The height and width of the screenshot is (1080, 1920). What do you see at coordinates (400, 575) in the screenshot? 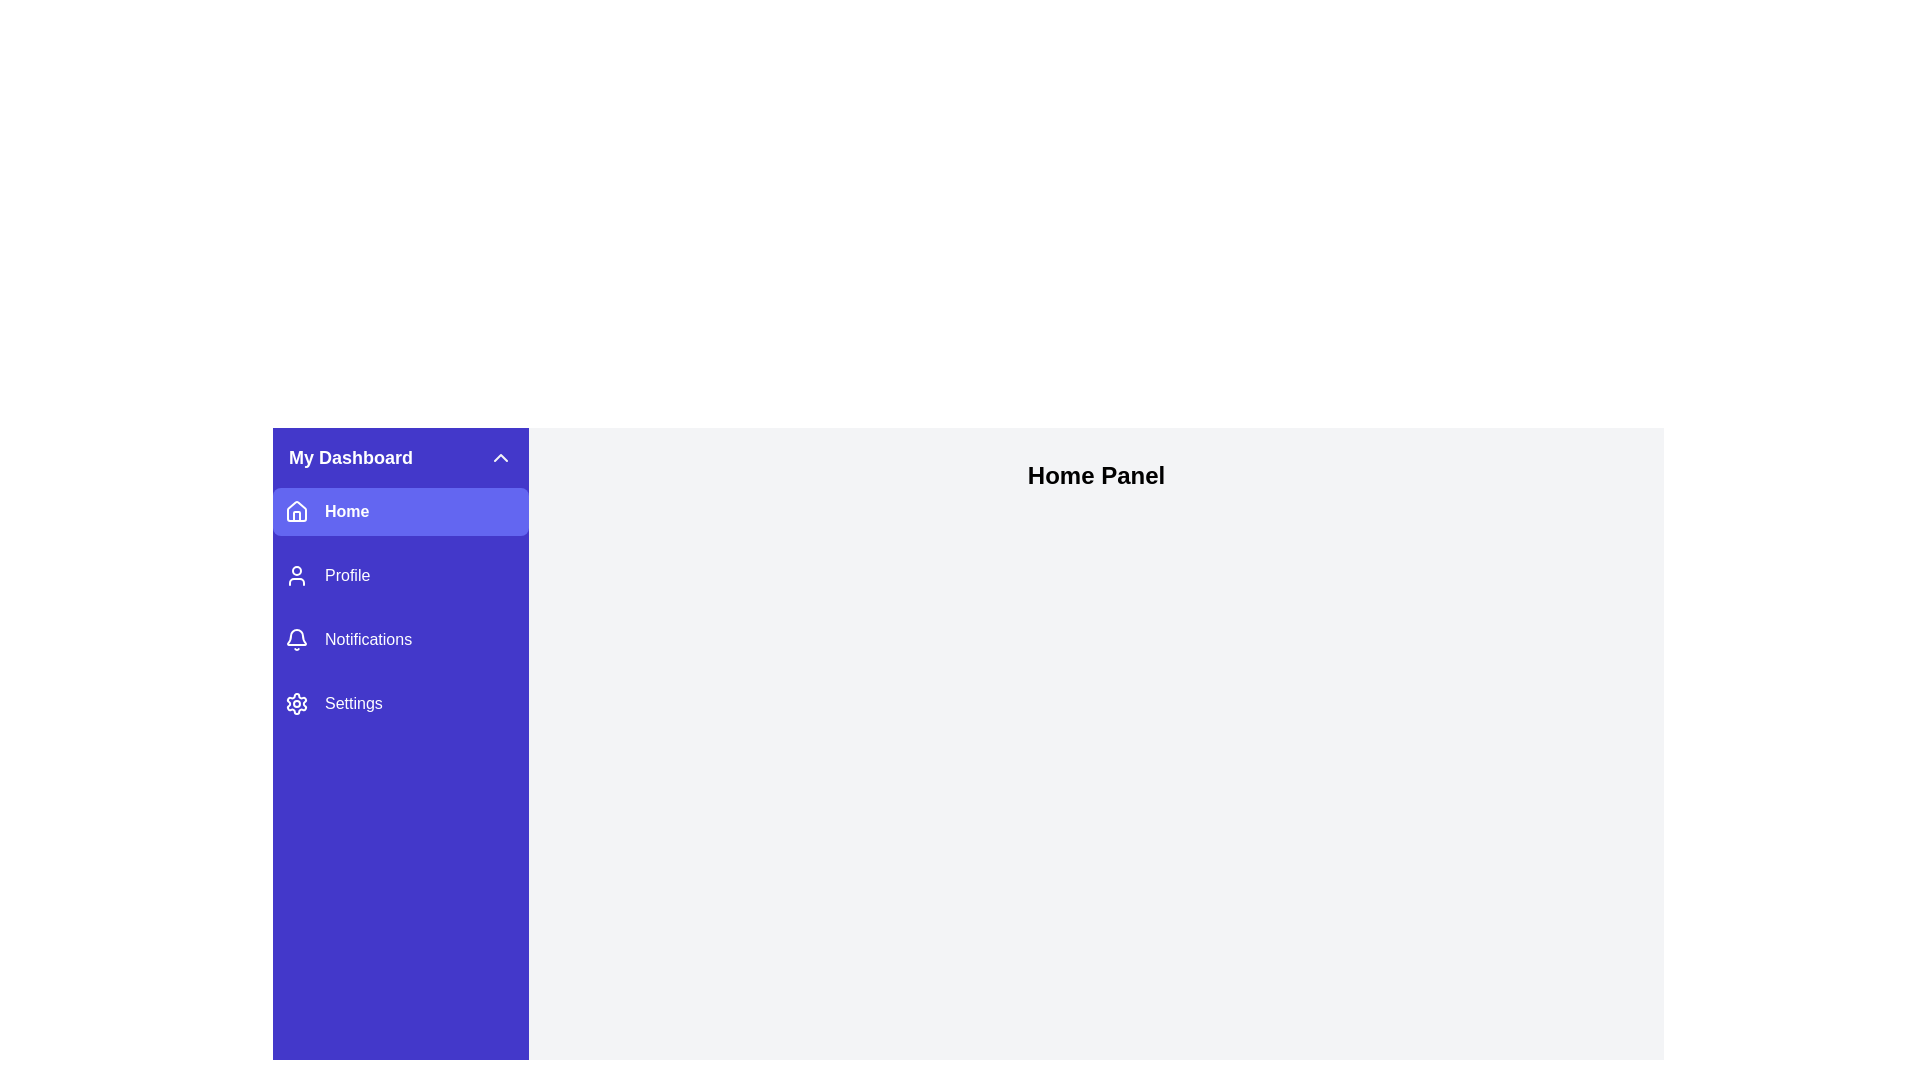
I see `the navigational link for the user's profile section, which is the second item in the vertical menu under 'My Dashboard', located between 'Home' and 'Notifications'` at bounding box center [400, 575].